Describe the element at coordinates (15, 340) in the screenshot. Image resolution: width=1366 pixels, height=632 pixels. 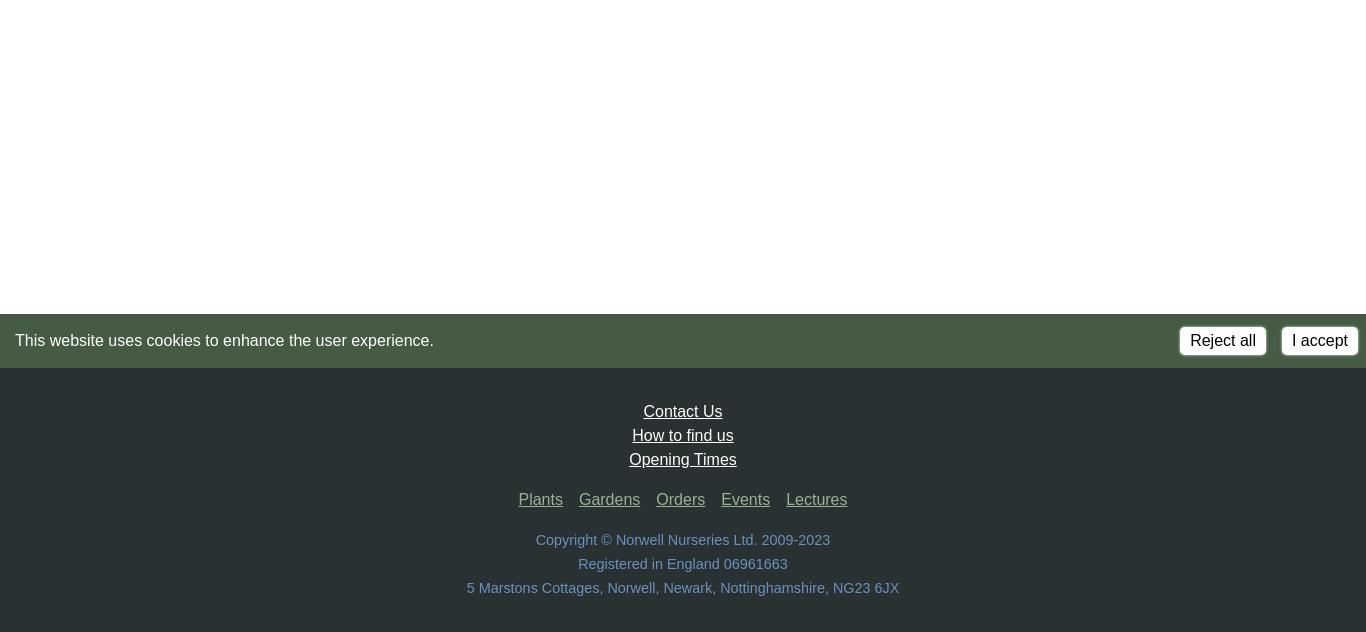
I see `'This website uses cookies to enhance the user experience.'` at that location.